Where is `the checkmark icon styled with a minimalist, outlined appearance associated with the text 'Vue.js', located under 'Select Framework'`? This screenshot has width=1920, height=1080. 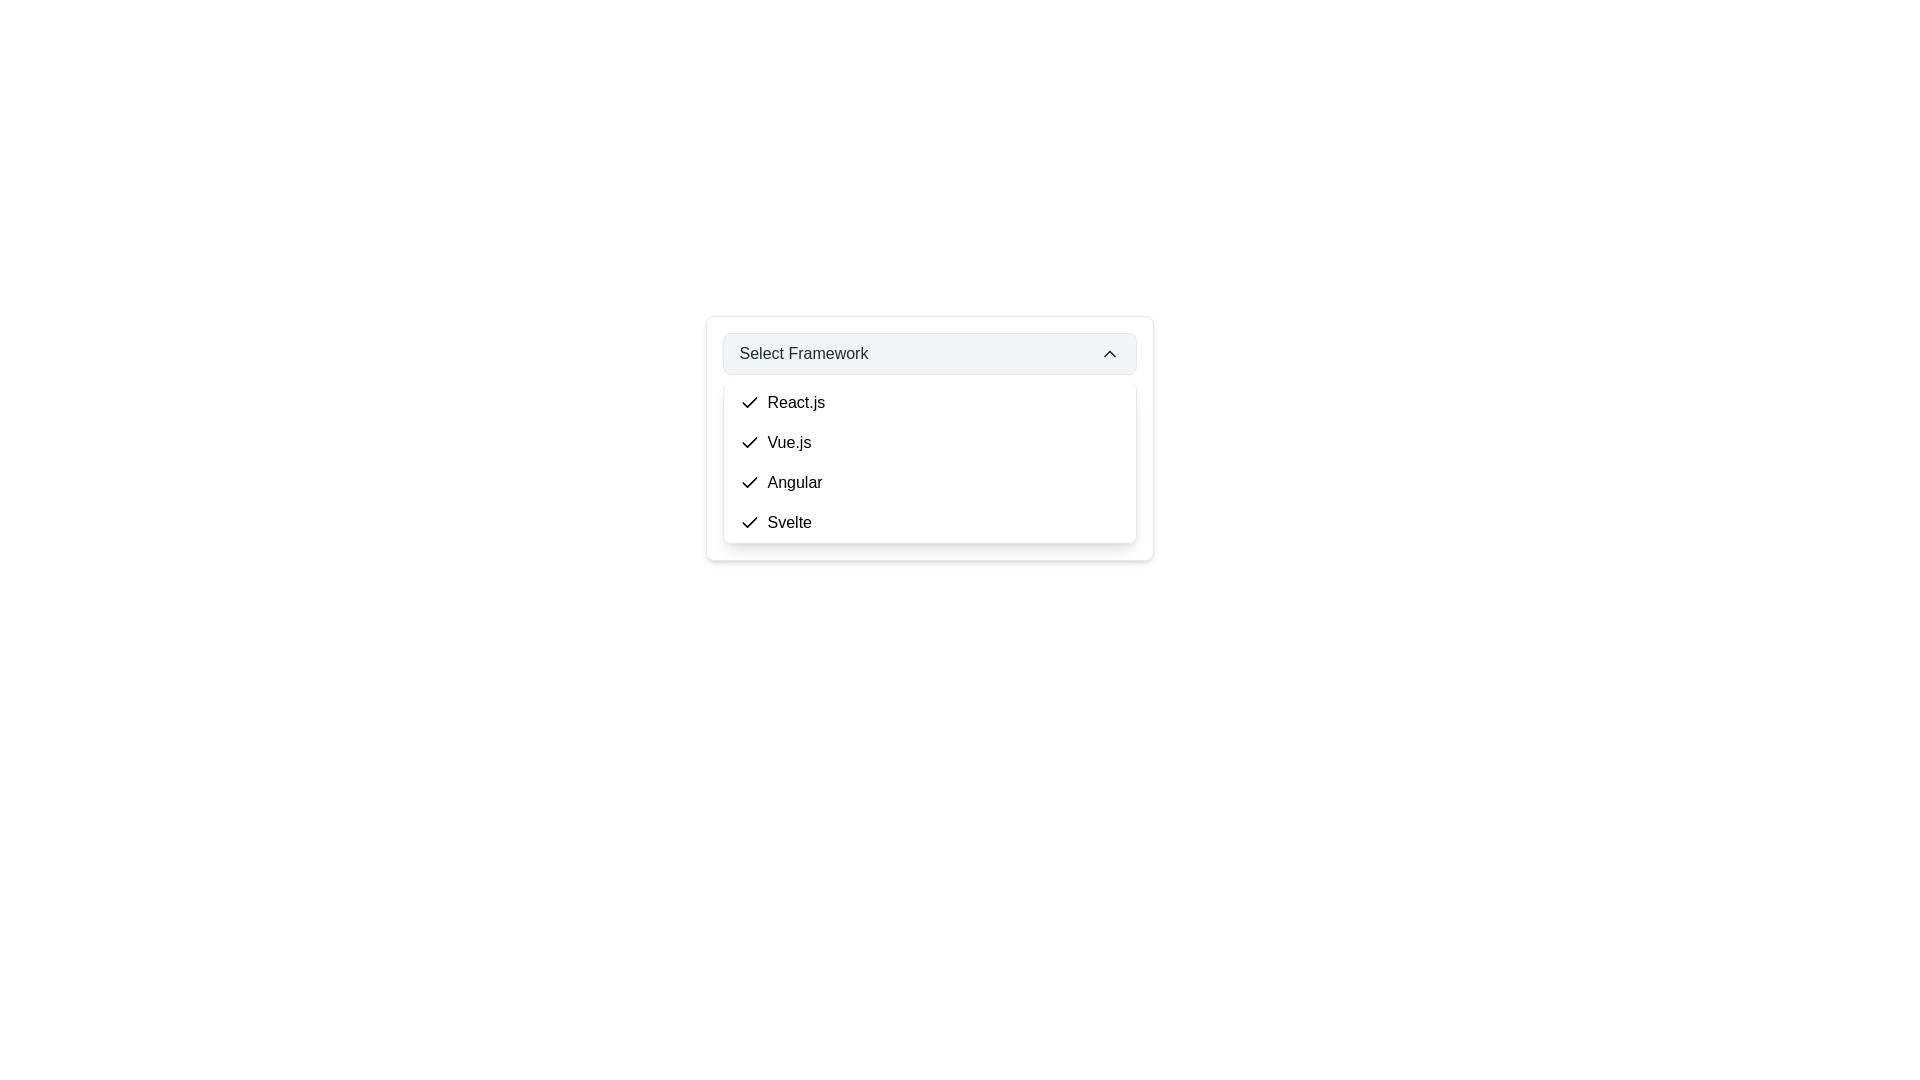 the checkmark icon styled with a minimalist, outlined appearance associated with the text 'Vue.js', located under 'Select Framework' is located at coordinates (748, 442).